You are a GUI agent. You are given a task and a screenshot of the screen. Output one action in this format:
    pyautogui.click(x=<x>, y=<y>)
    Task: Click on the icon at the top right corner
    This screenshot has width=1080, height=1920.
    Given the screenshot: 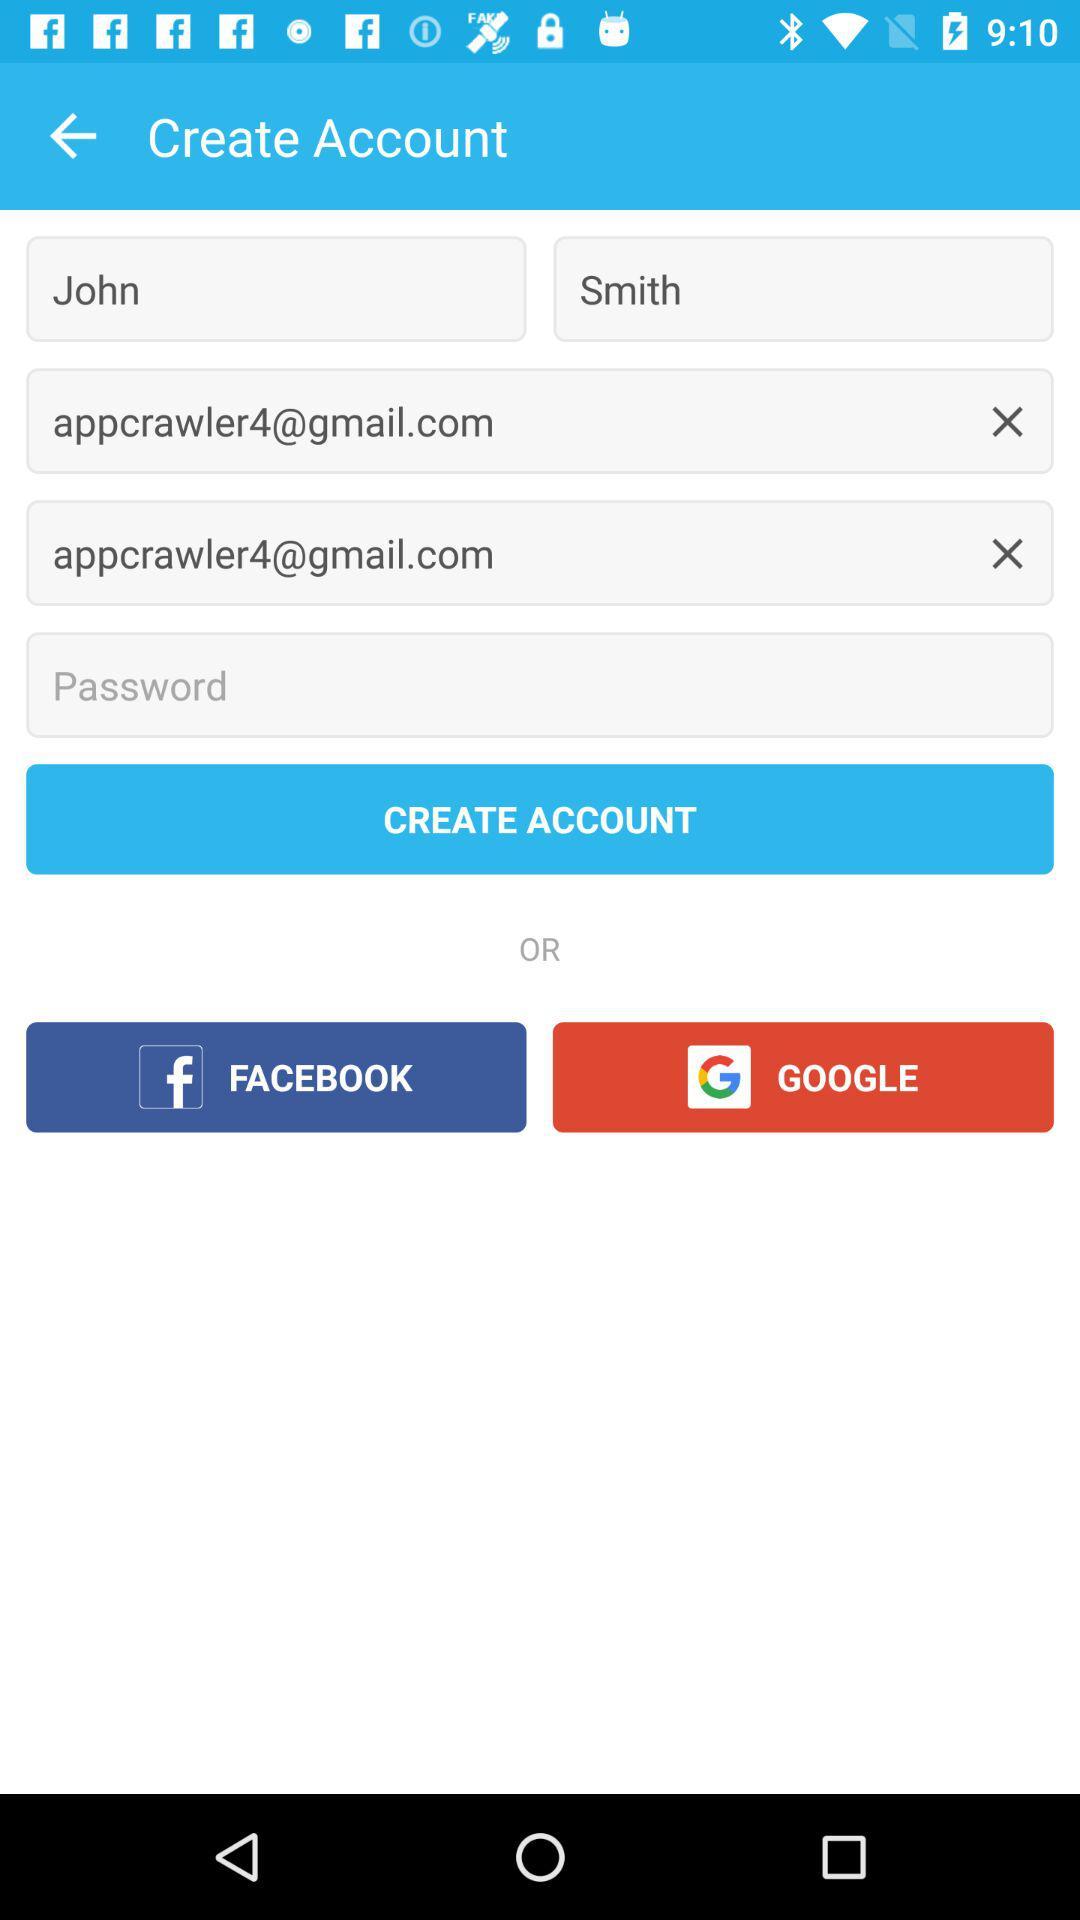 What is the action you would take?
    pyautogui.click(x=802, y=288)
    